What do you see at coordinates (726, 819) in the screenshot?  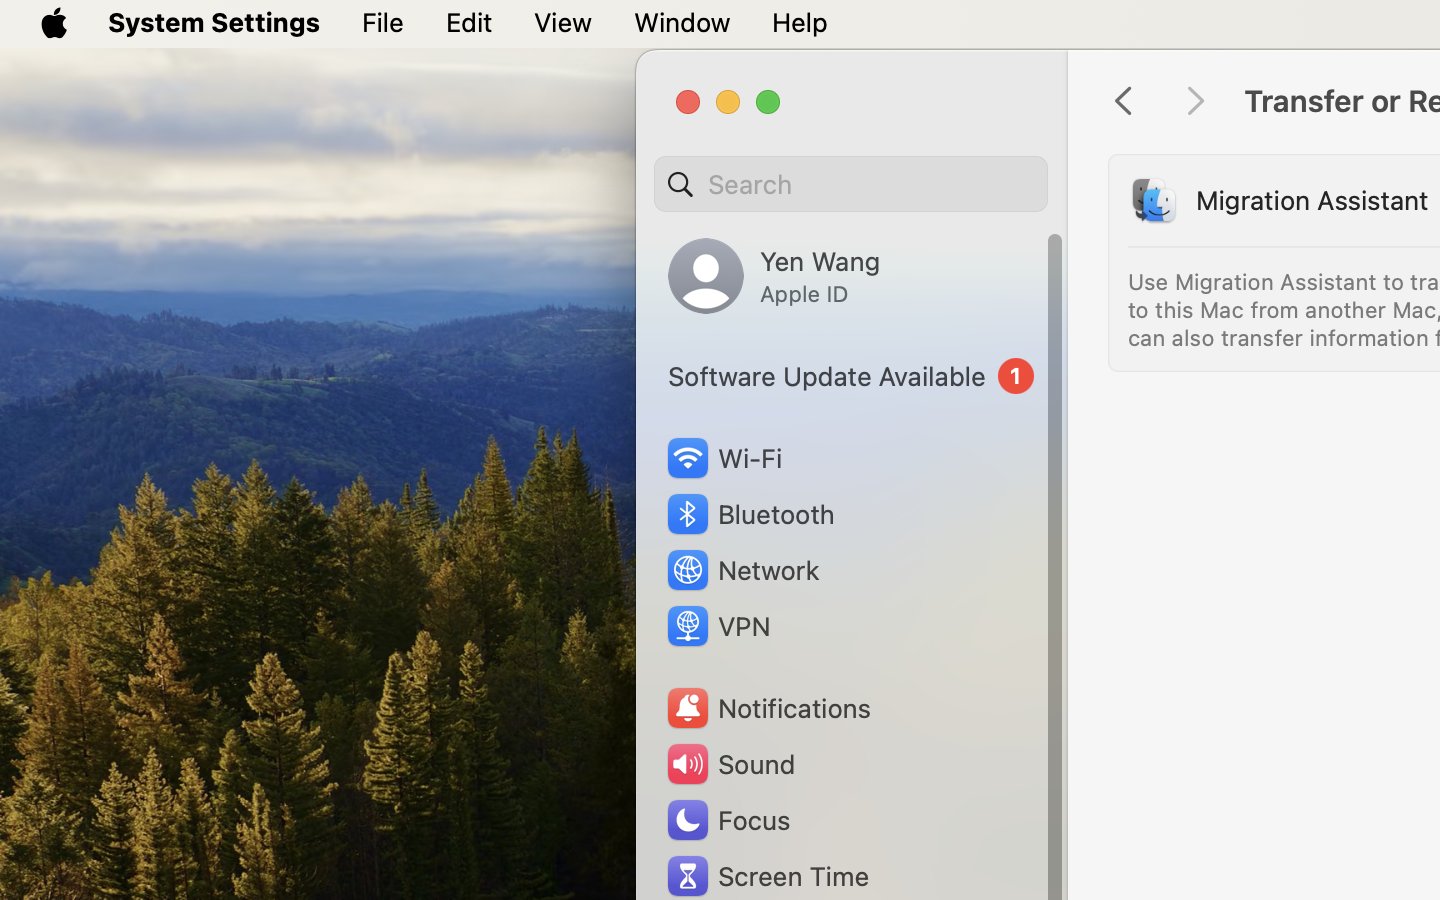 I see `'Focus'` at bounding box center [726, 819].